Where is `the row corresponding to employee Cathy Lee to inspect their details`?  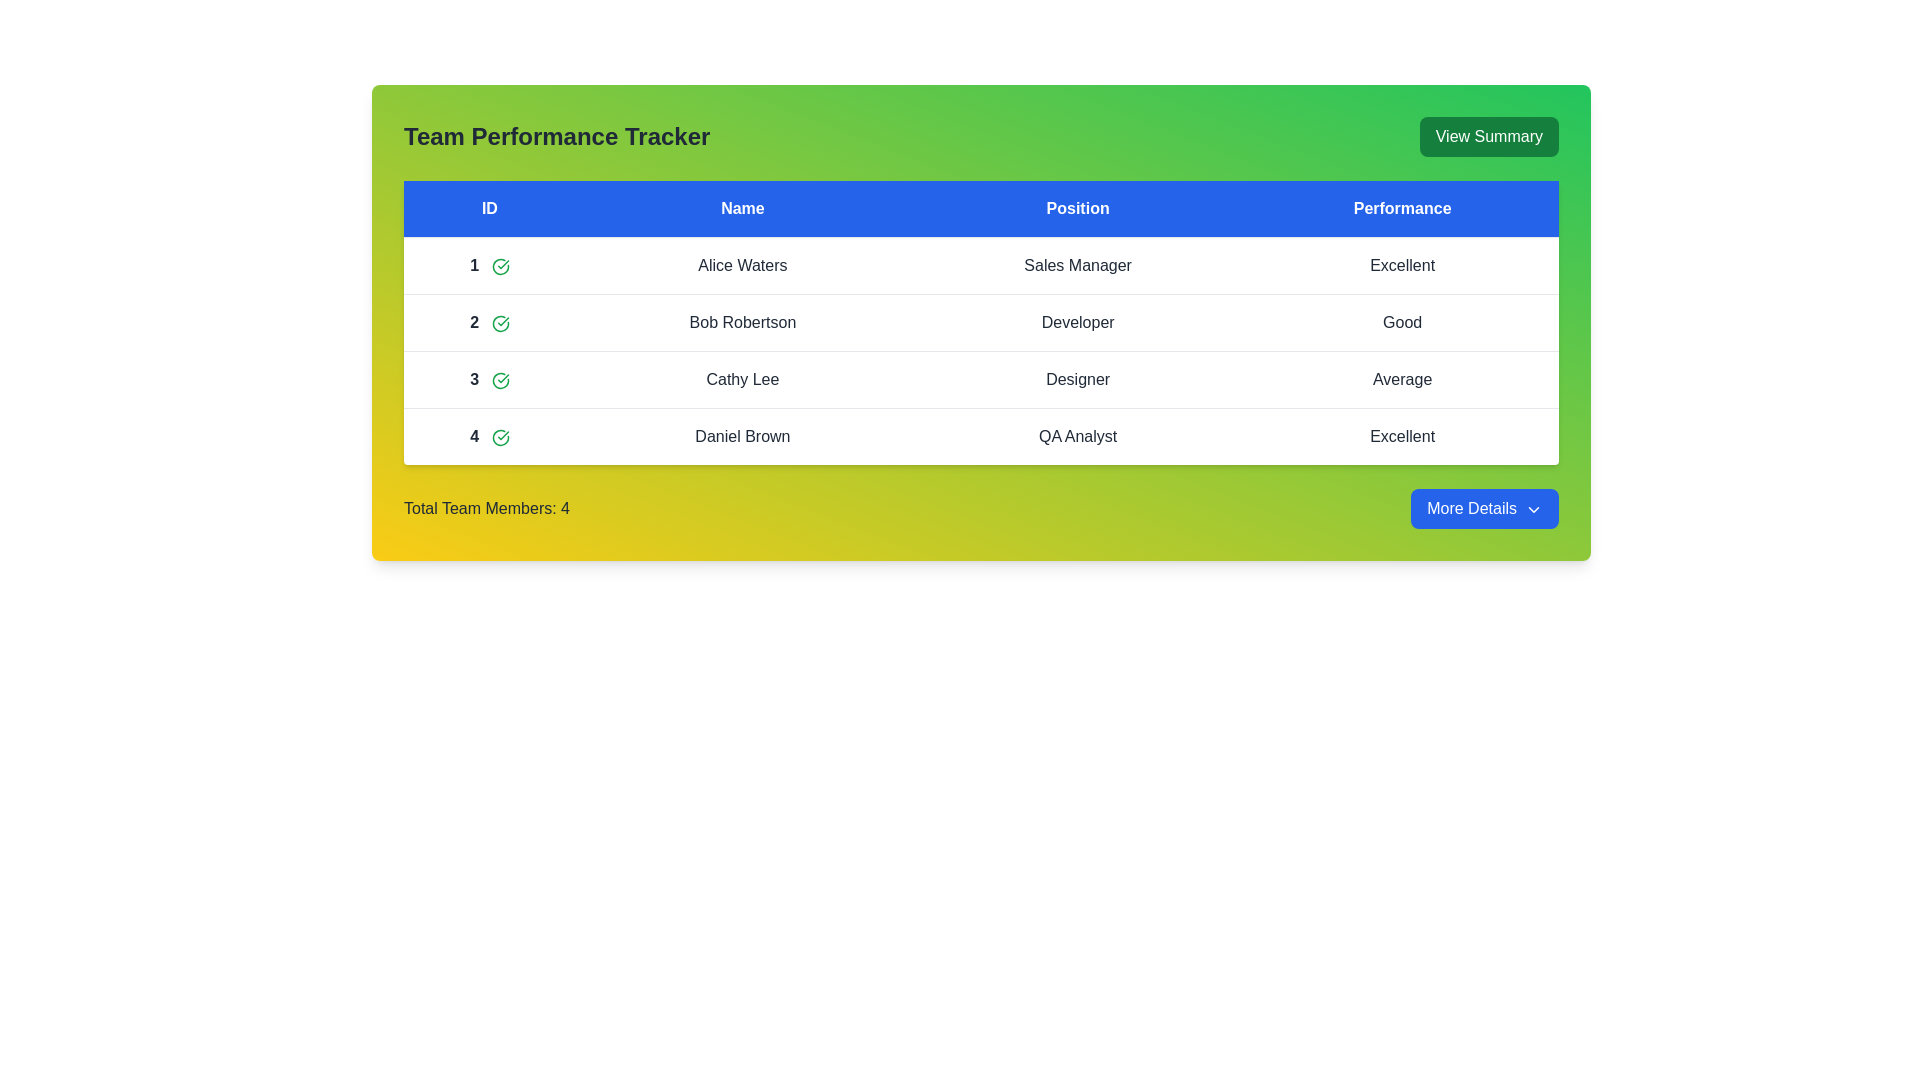 the row corresponding to employee Cathy Lee to inspect their details is located at coordinates (741, 380).